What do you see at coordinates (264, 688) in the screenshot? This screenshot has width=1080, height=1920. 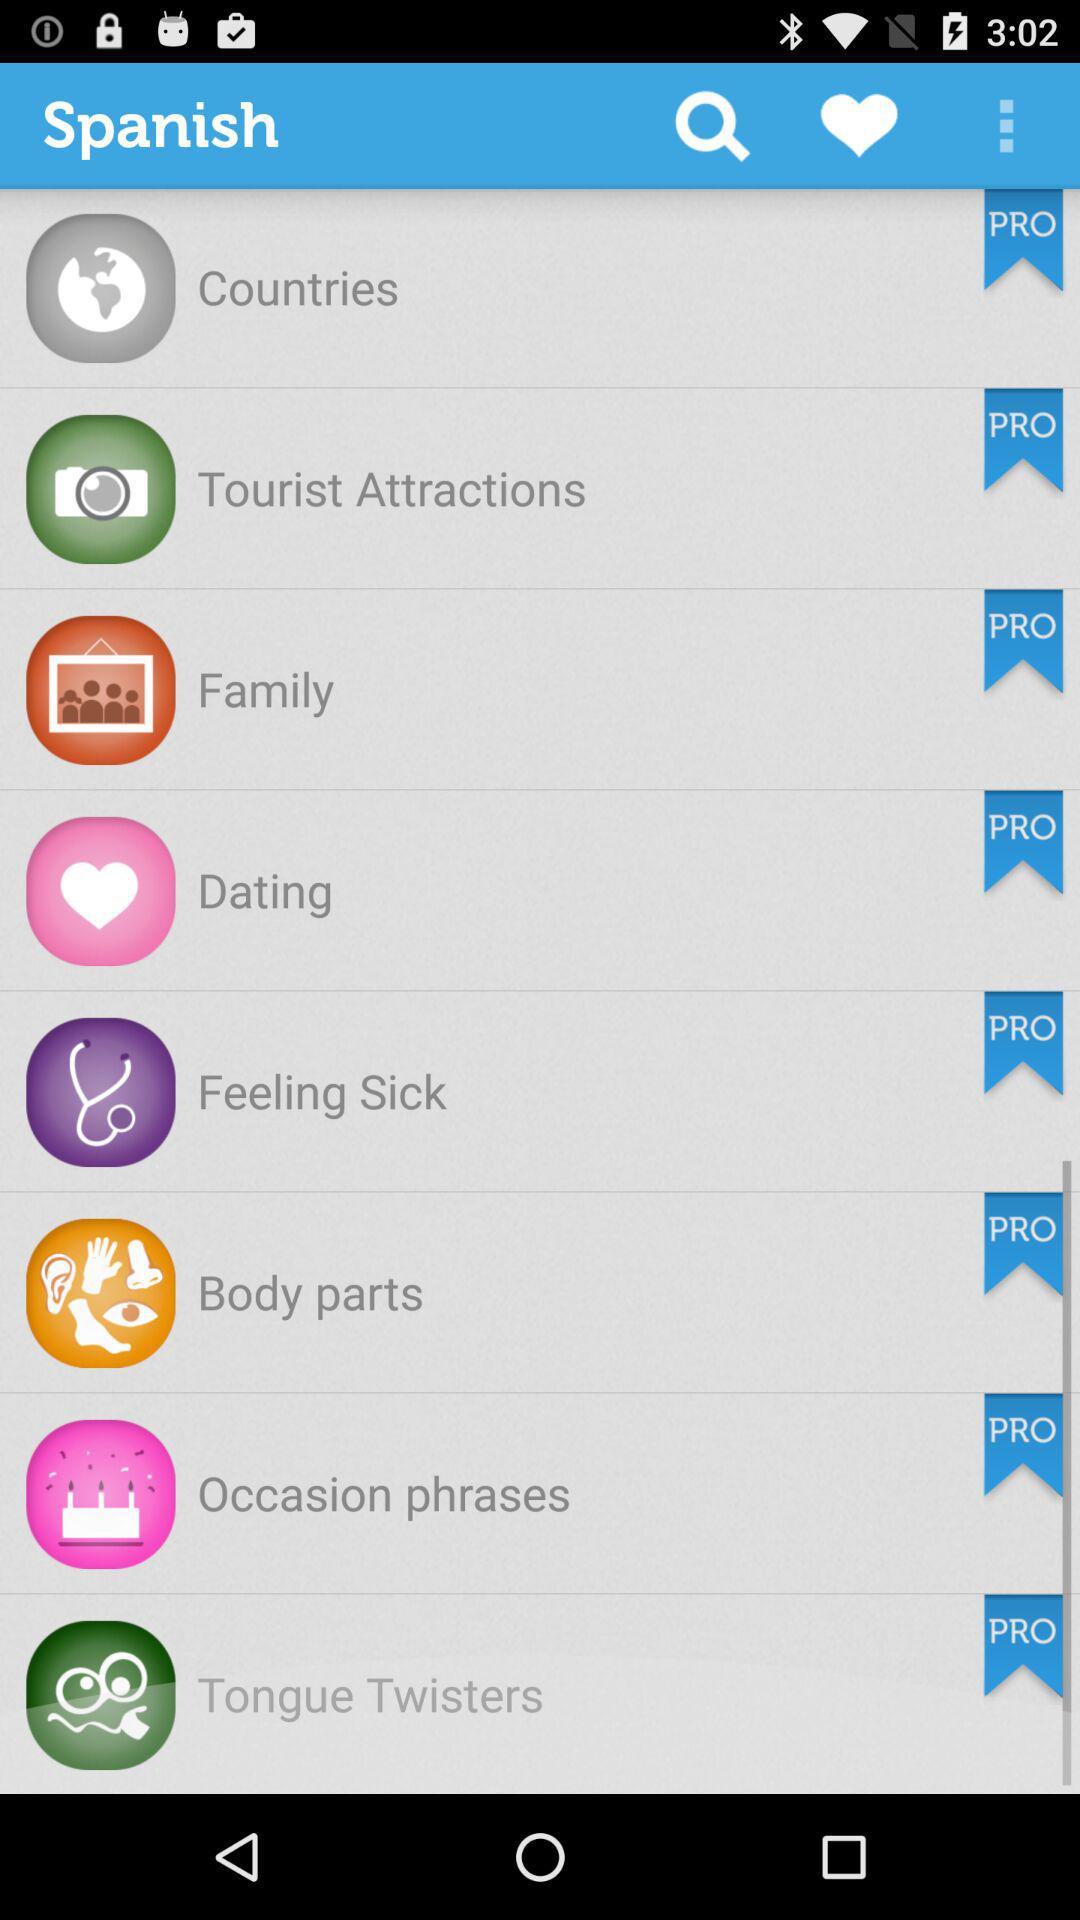 I see `family app` at bounding box center [264, 688].